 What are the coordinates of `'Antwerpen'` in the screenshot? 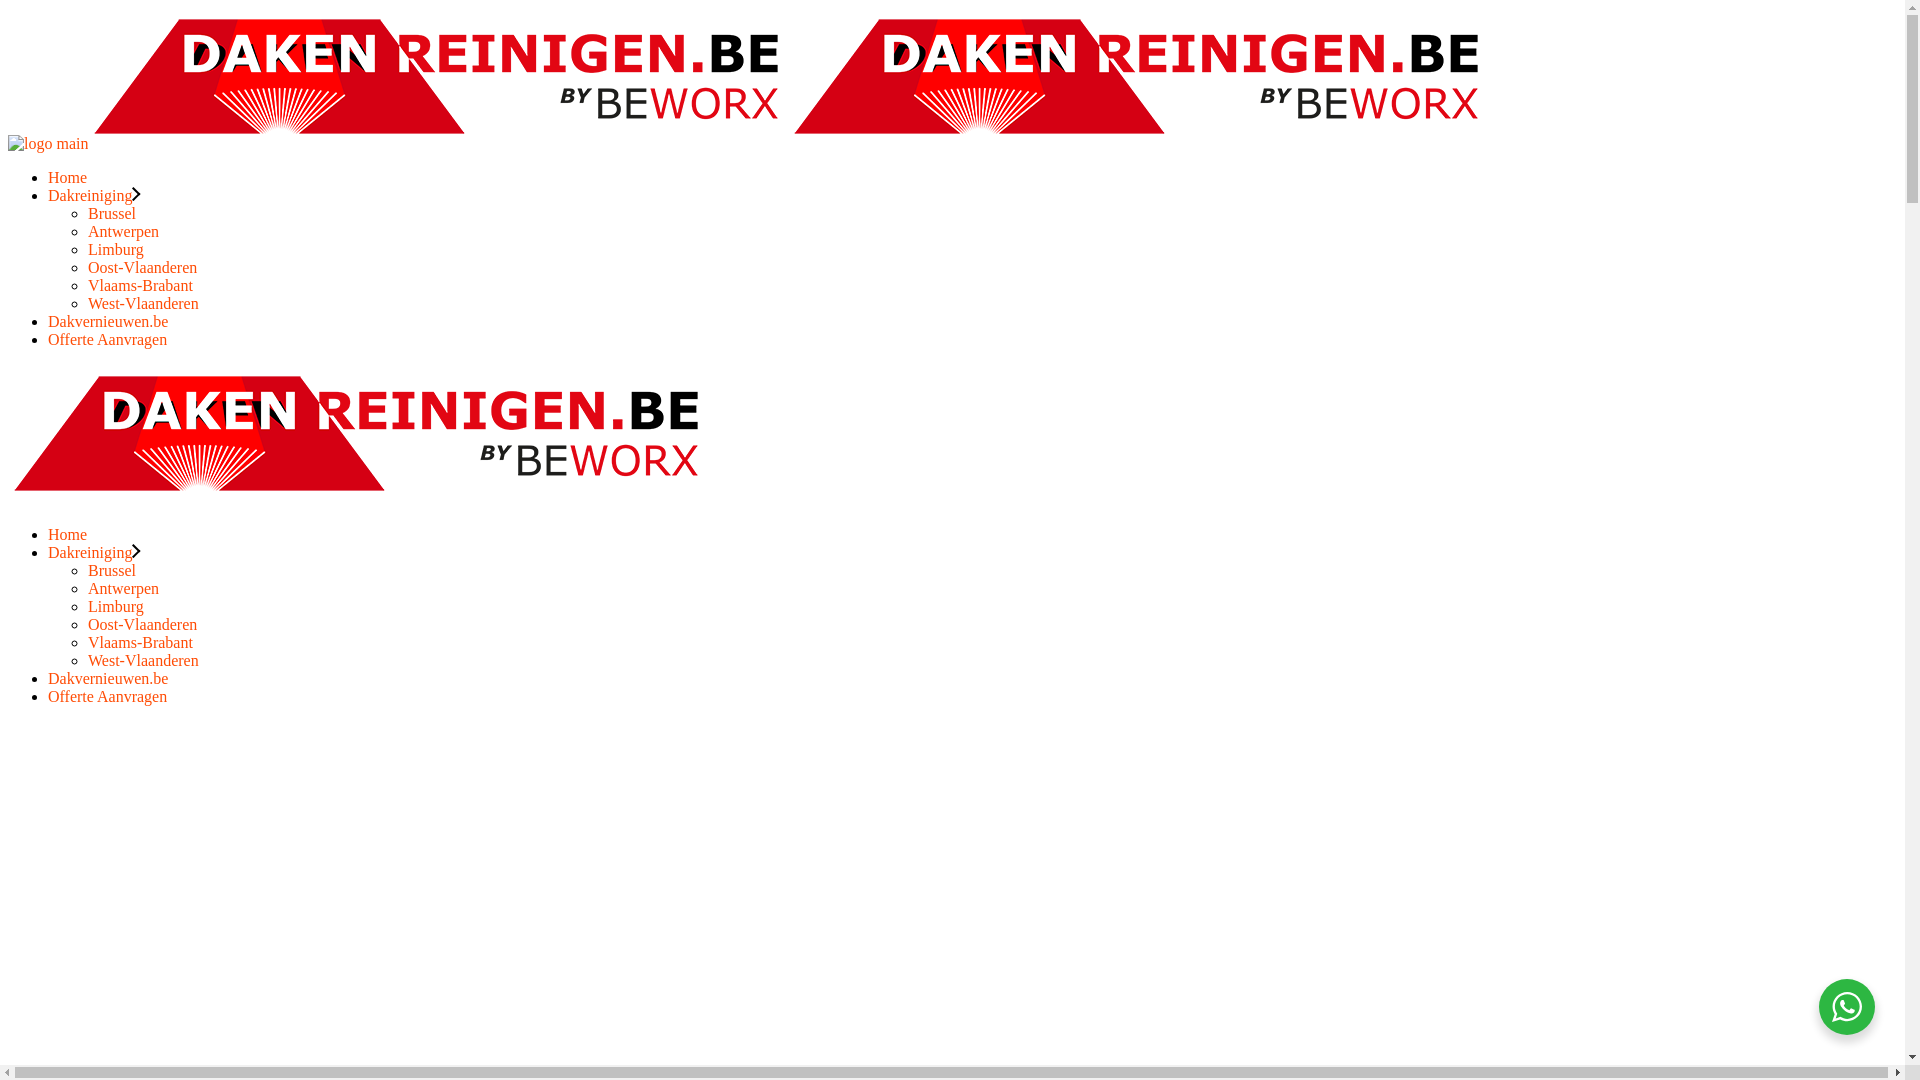 It's located at (86, 230).